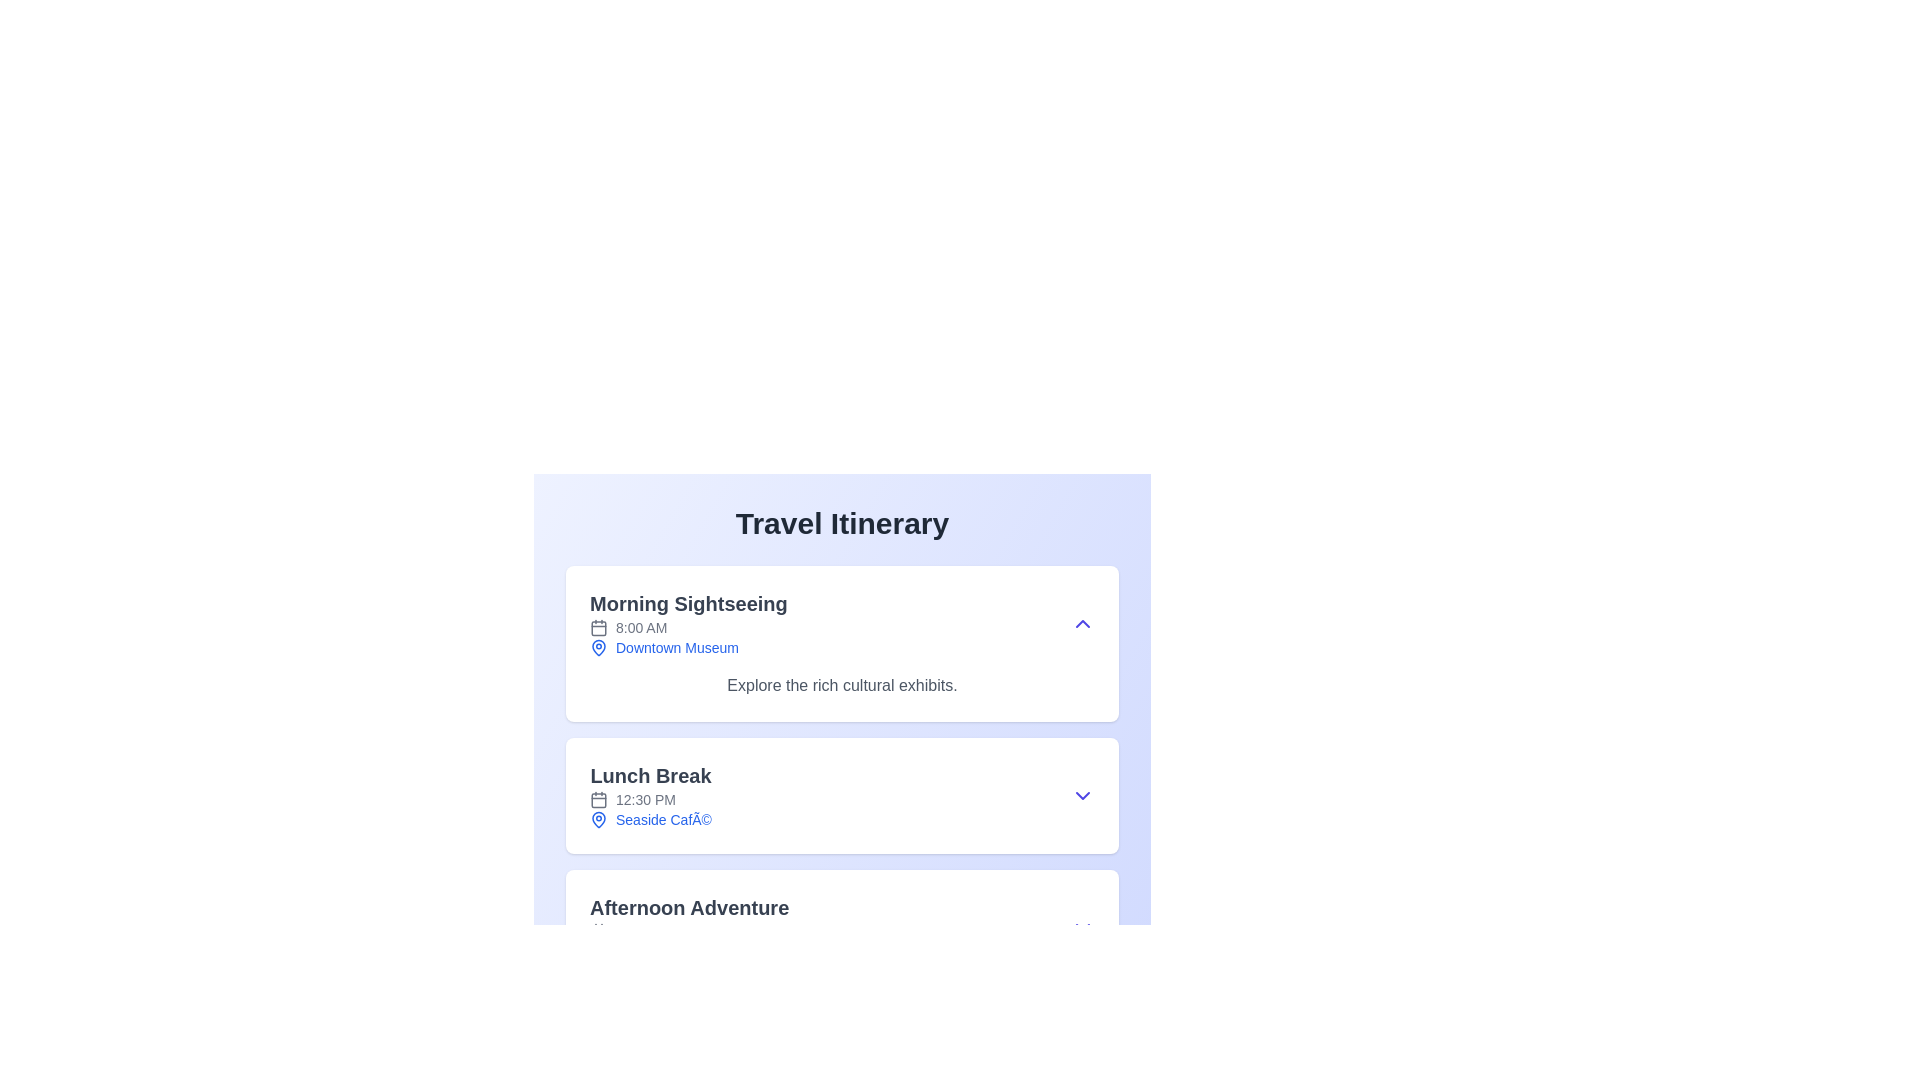 This screenshot has height=1080, width=1920. What do you see at coordinates (688, 623) in the screenshot?
I see `the first item in the vertical itinerary list that displays an event or activity's title, time, and location, located beneath 'Travel Itinerary'` at bounding box center [688, 623].